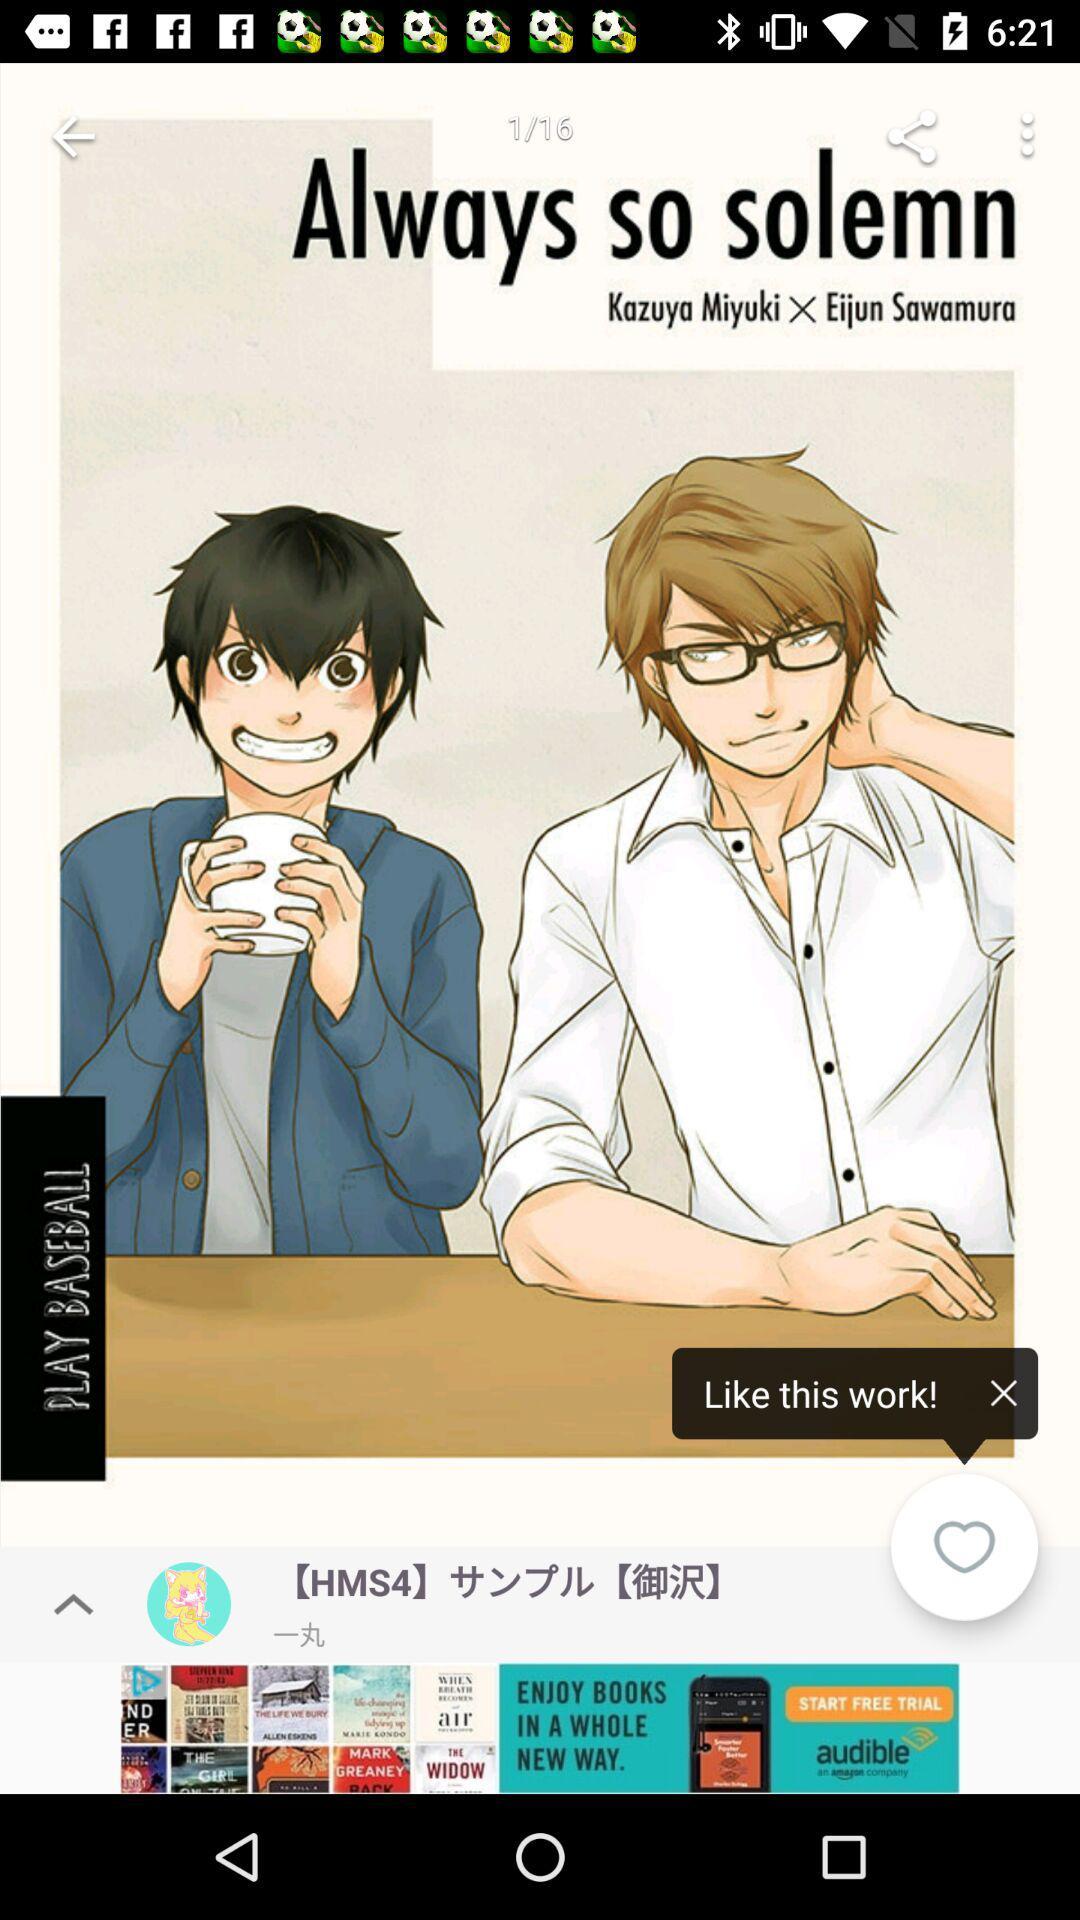 The width and height of the screenshot is (1080, 1920). What do you see at coordinates (189, 1604) in the screenshot?
I see `the avatar icon` at bounding box center [189, 1604].